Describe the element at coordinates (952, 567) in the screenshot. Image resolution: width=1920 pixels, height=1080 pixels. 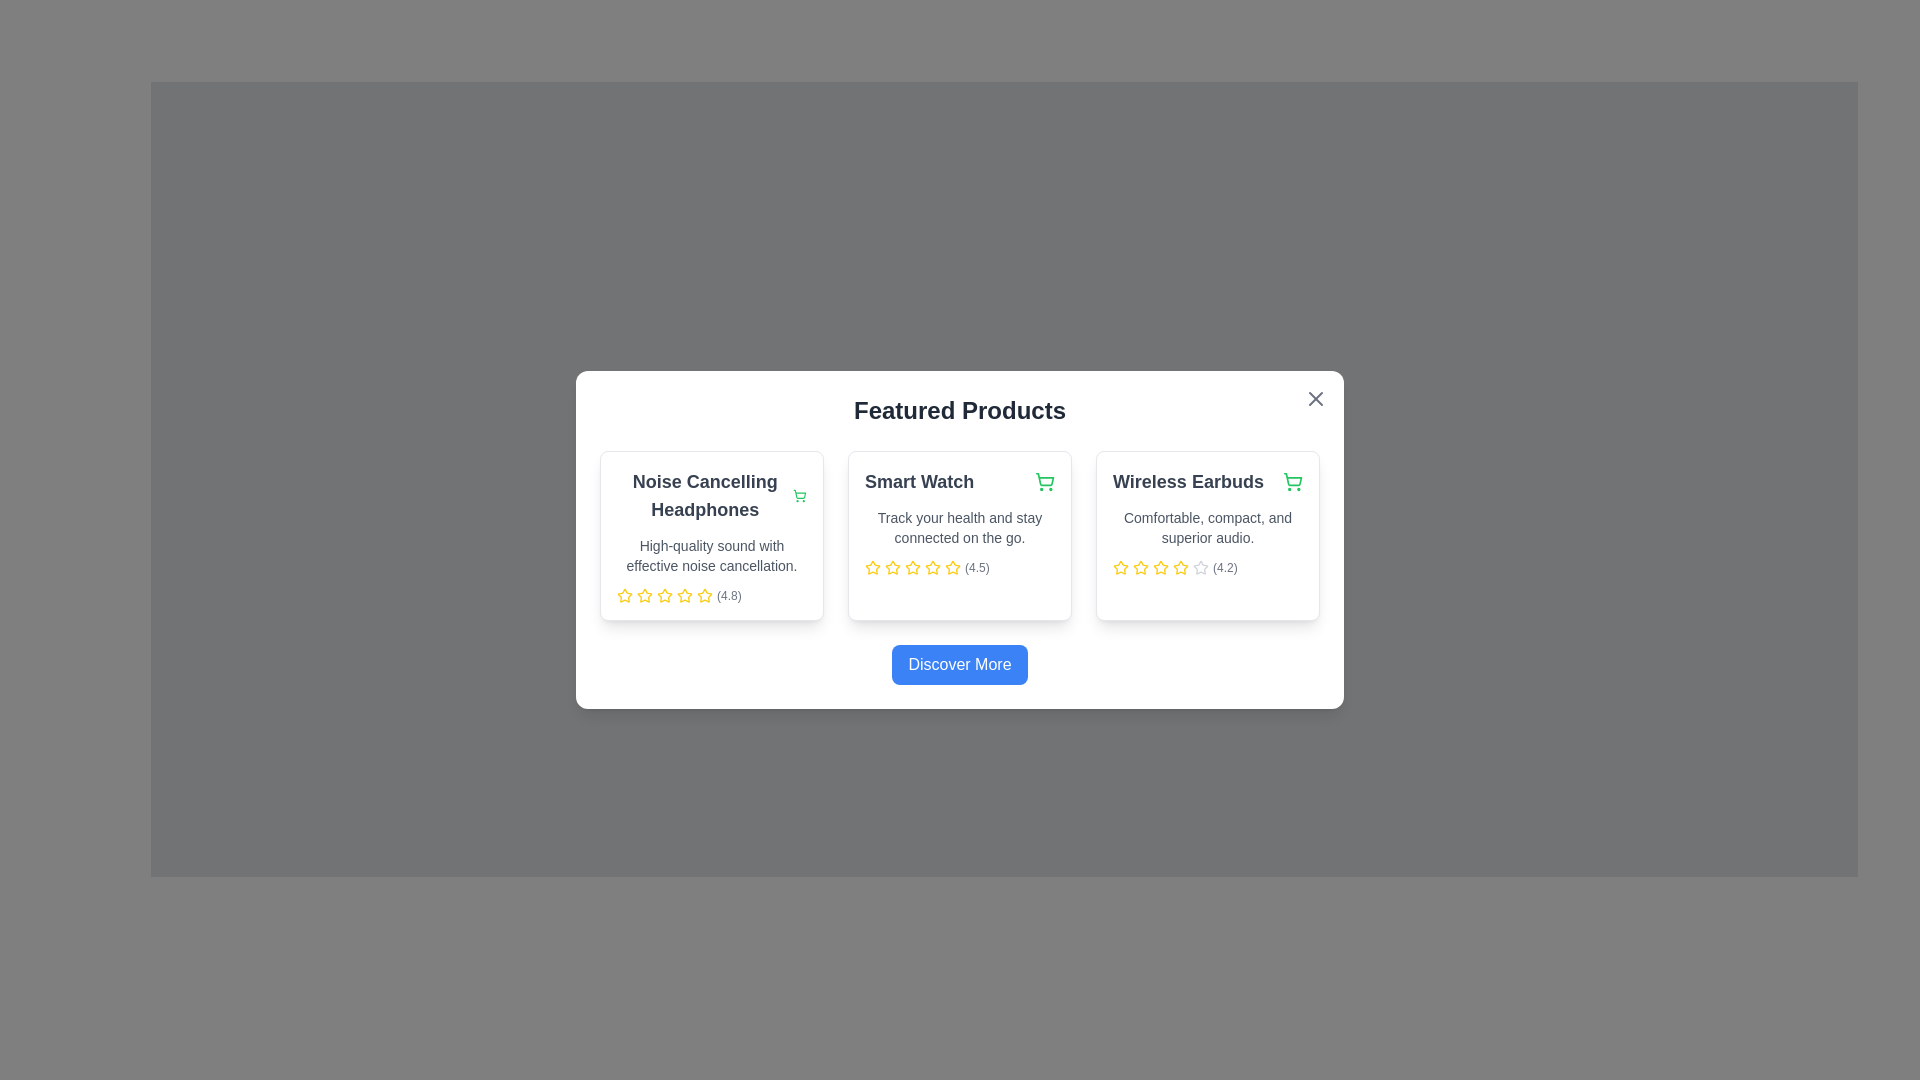
I see `the 6th yellow outlined star icon representing a rating in the 'Smart Watch' product section` at that location.